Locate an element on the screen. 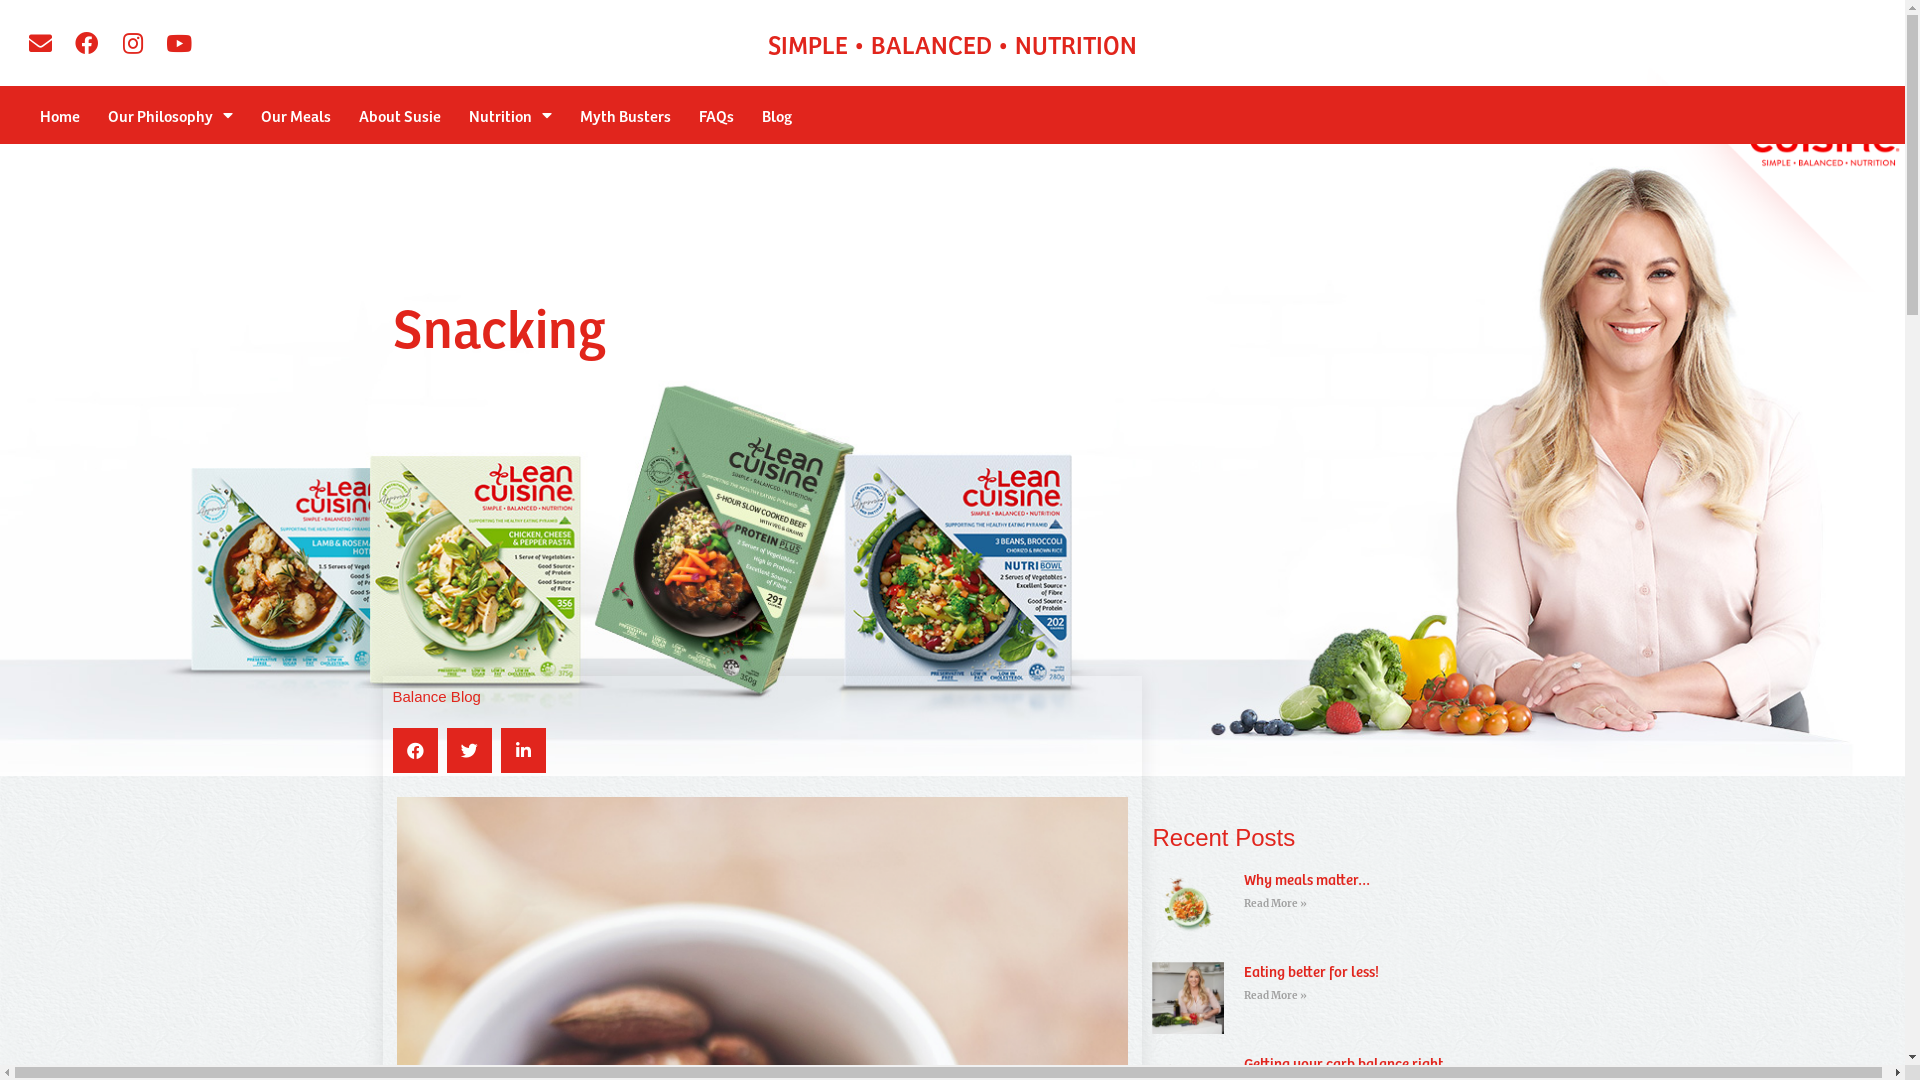  'Our Meals' is located at coordinates (295, 115).